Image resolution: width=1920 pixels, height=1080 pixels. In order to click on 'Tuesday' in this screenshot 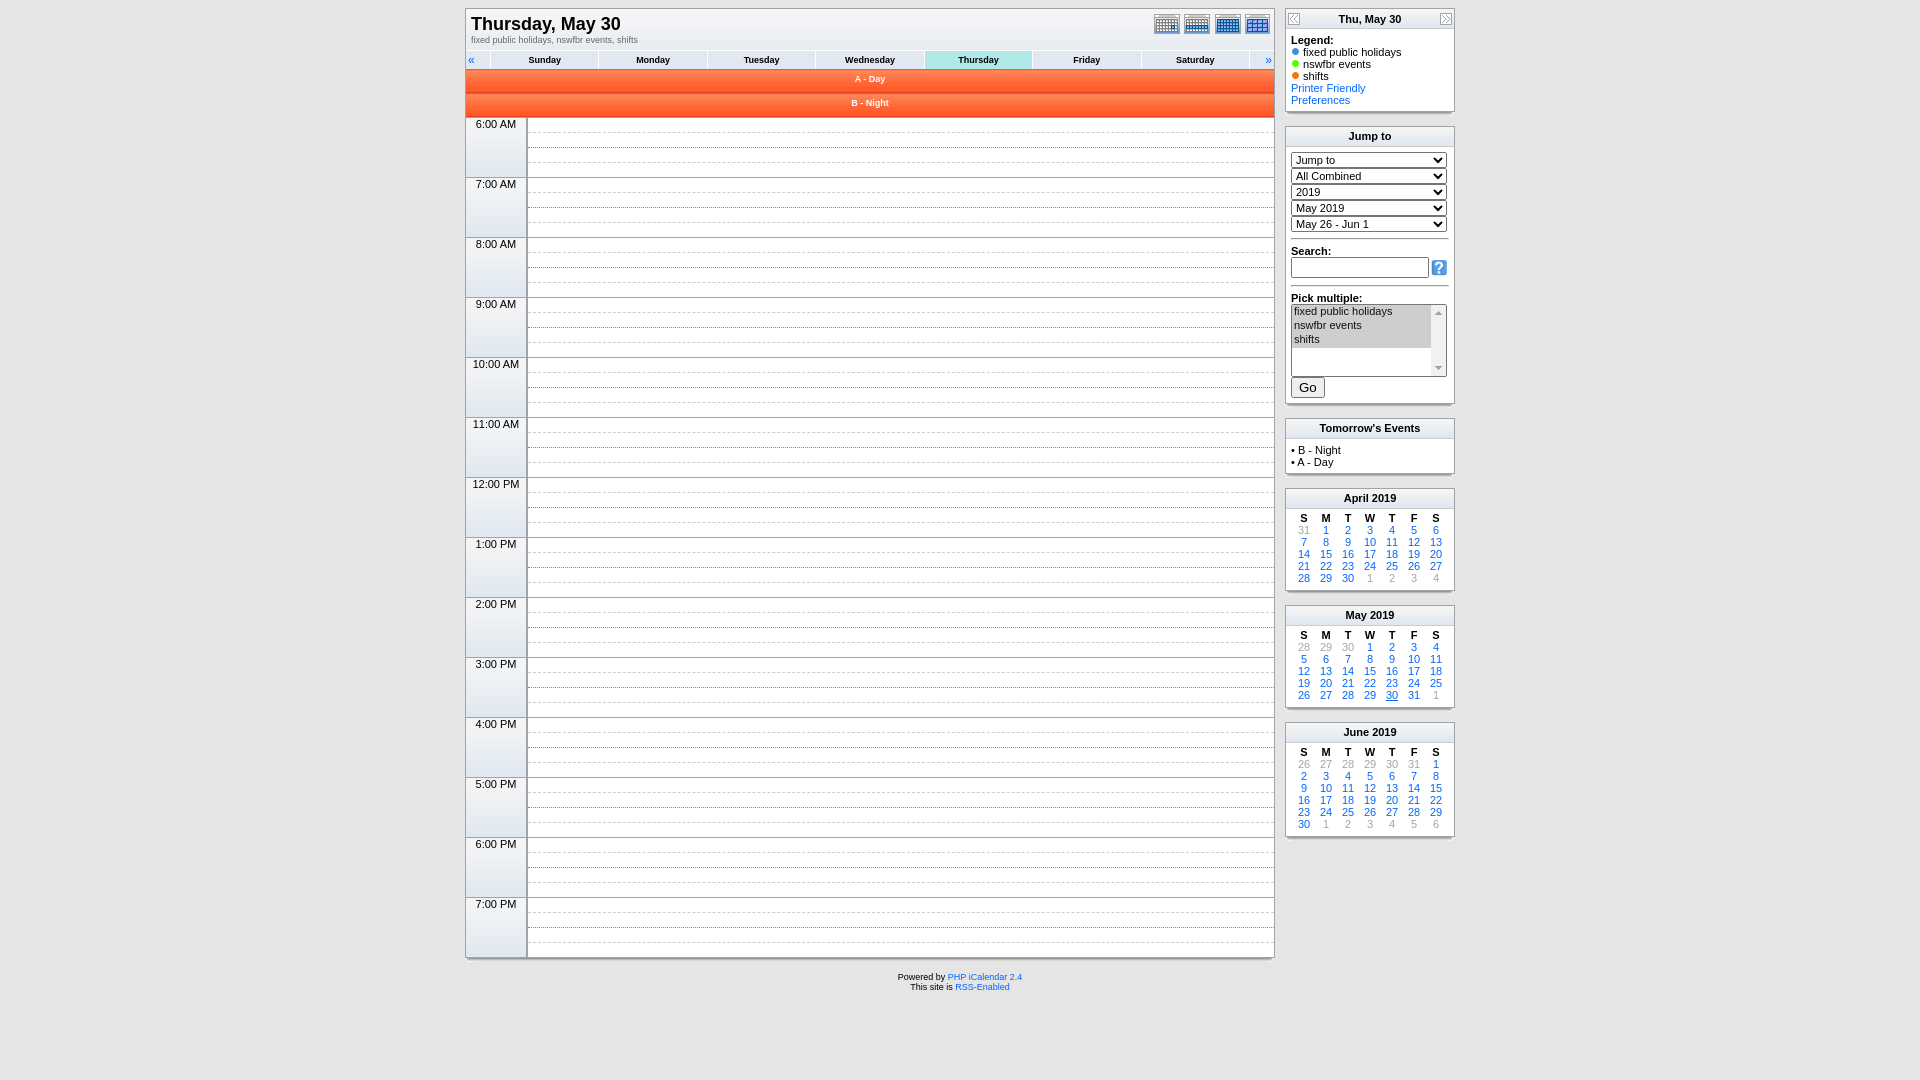, I will do `click(760, 58)`.